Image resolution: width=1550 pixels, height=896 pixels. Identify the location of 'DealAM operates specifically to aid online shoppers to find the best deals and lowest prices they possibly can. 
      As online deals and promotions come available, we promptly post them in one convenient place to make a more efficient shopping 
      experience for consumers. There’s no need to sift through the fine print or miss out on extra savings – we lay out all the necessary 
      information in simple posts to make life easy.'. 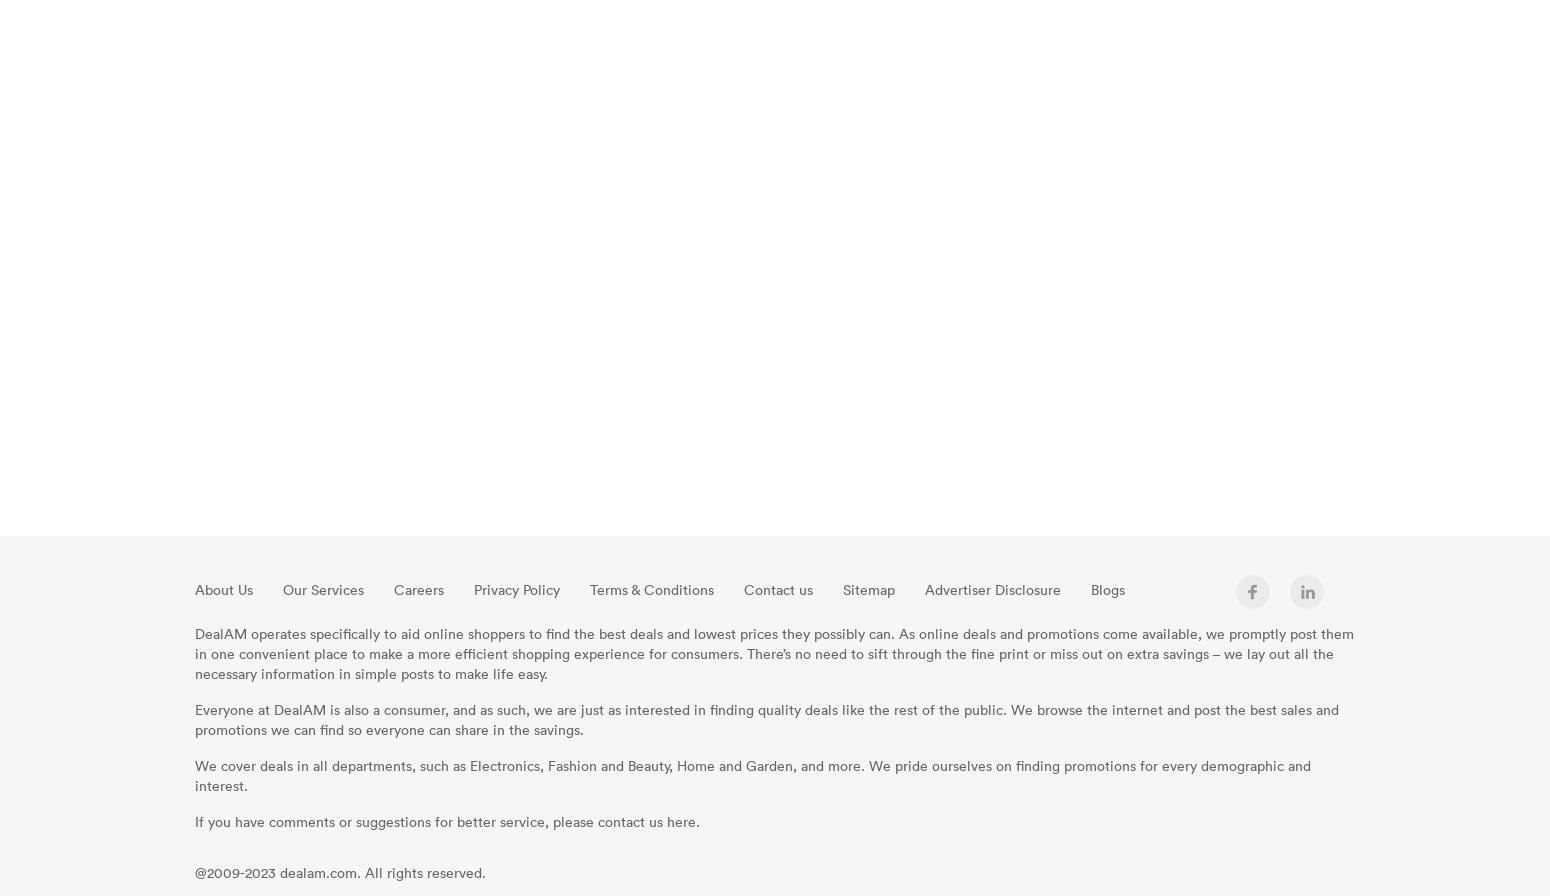
(193, 653).